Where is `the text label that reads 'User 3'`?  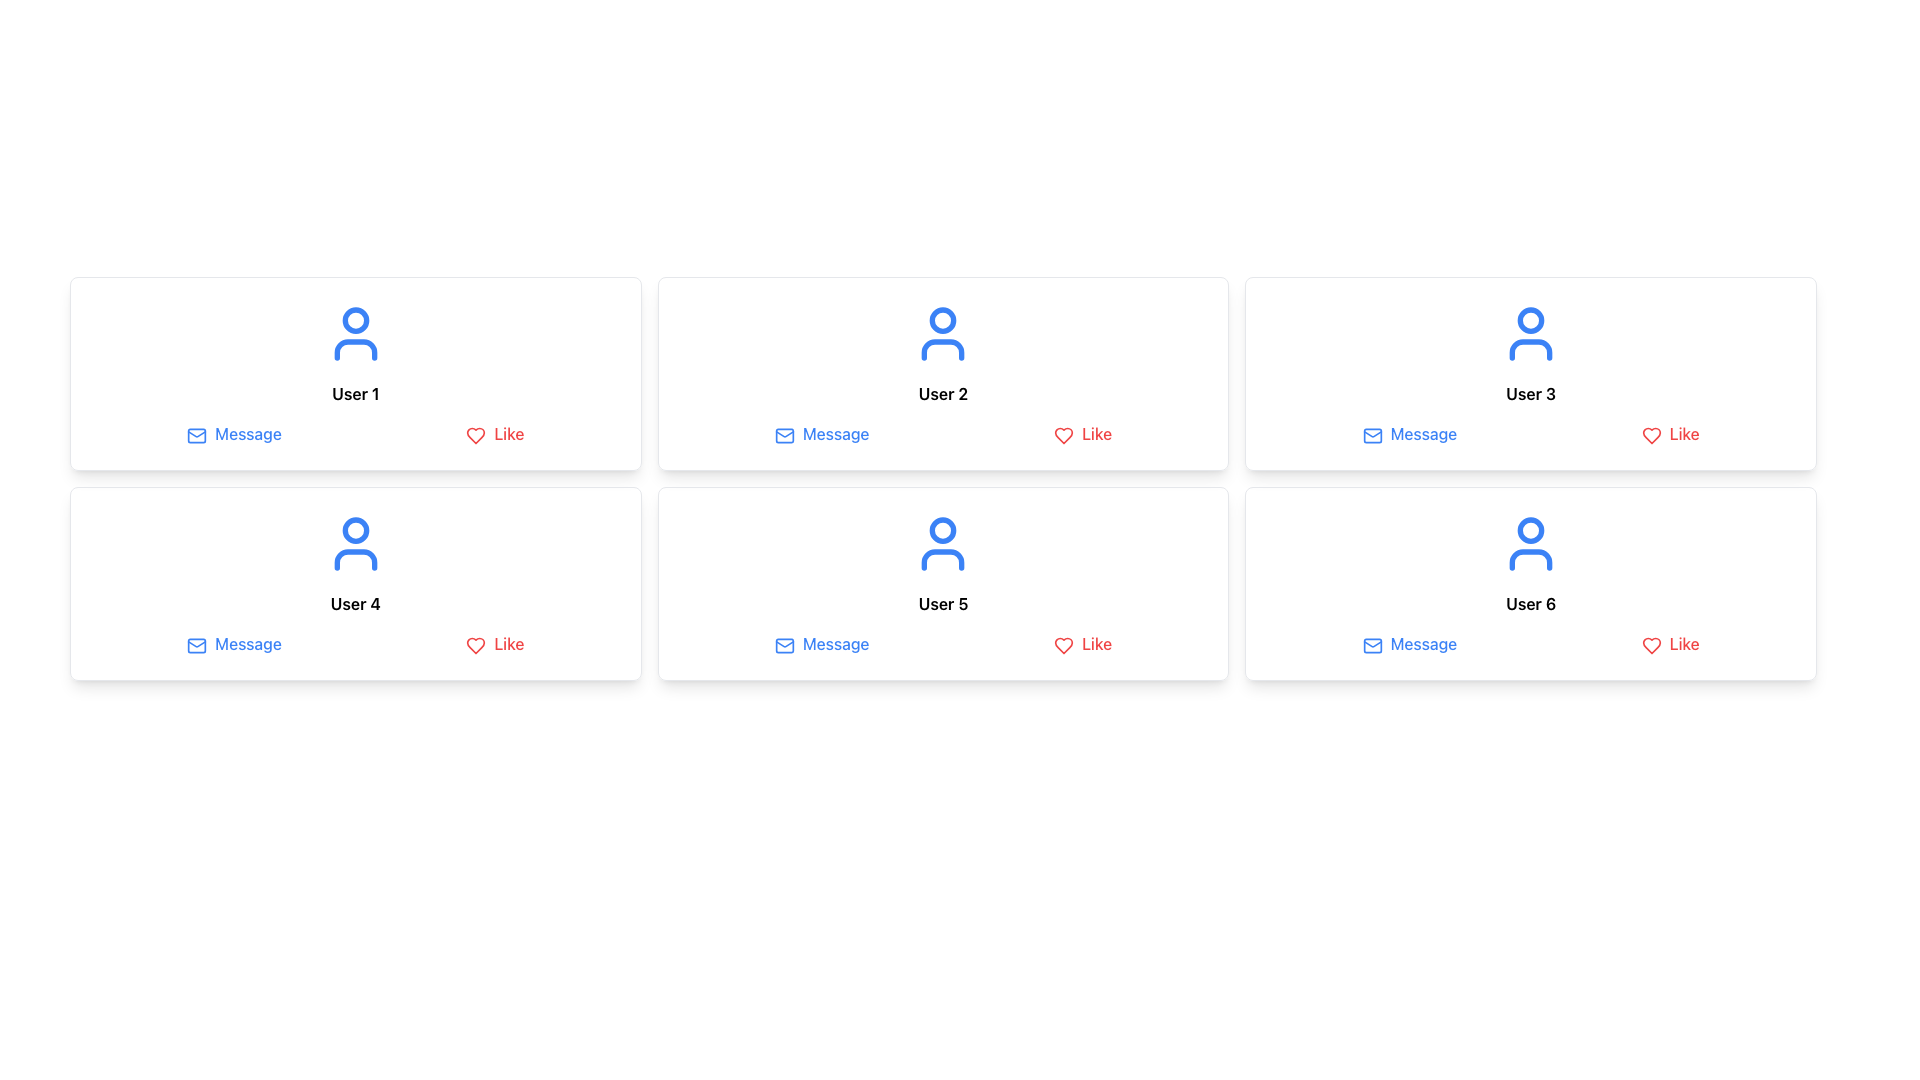 the text label that reads 'User 3' is located at coordinates (1530, 393).